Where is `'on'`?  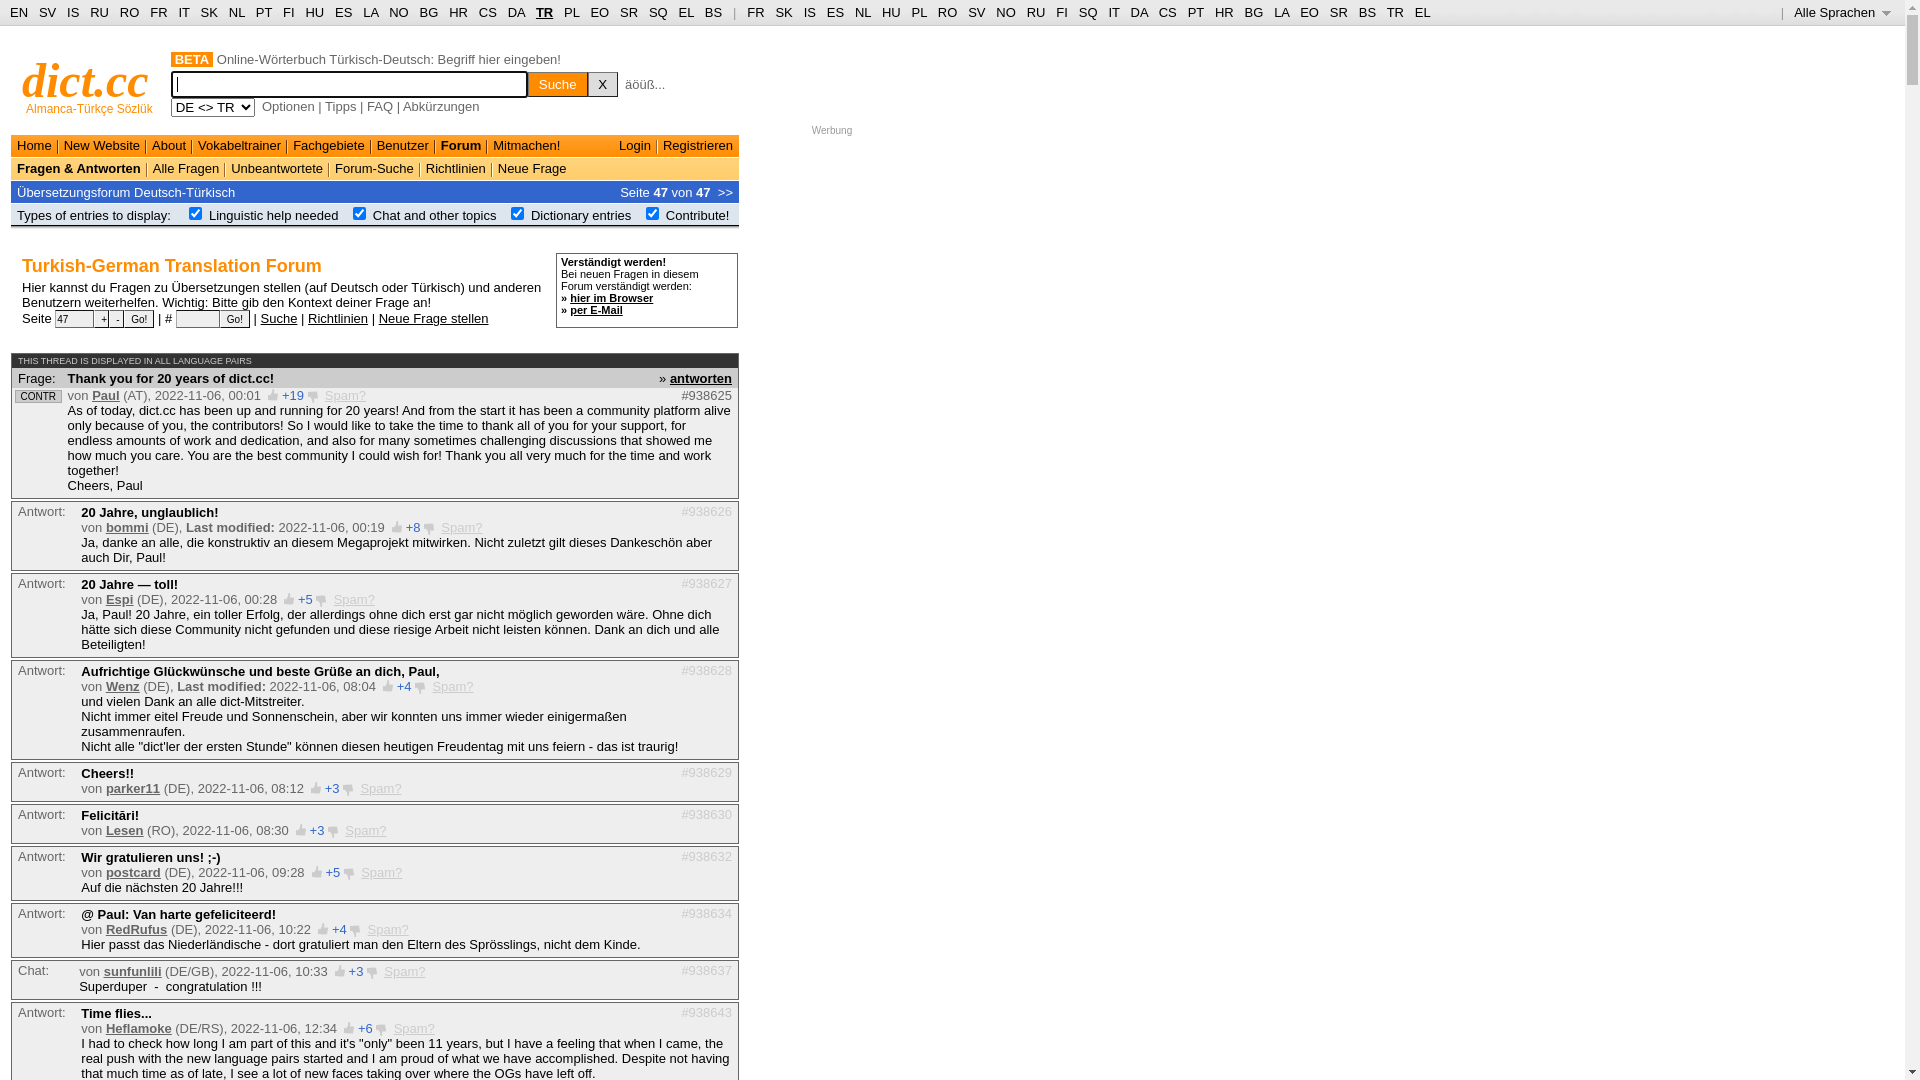 'on' is located at coordinates (359, 213).